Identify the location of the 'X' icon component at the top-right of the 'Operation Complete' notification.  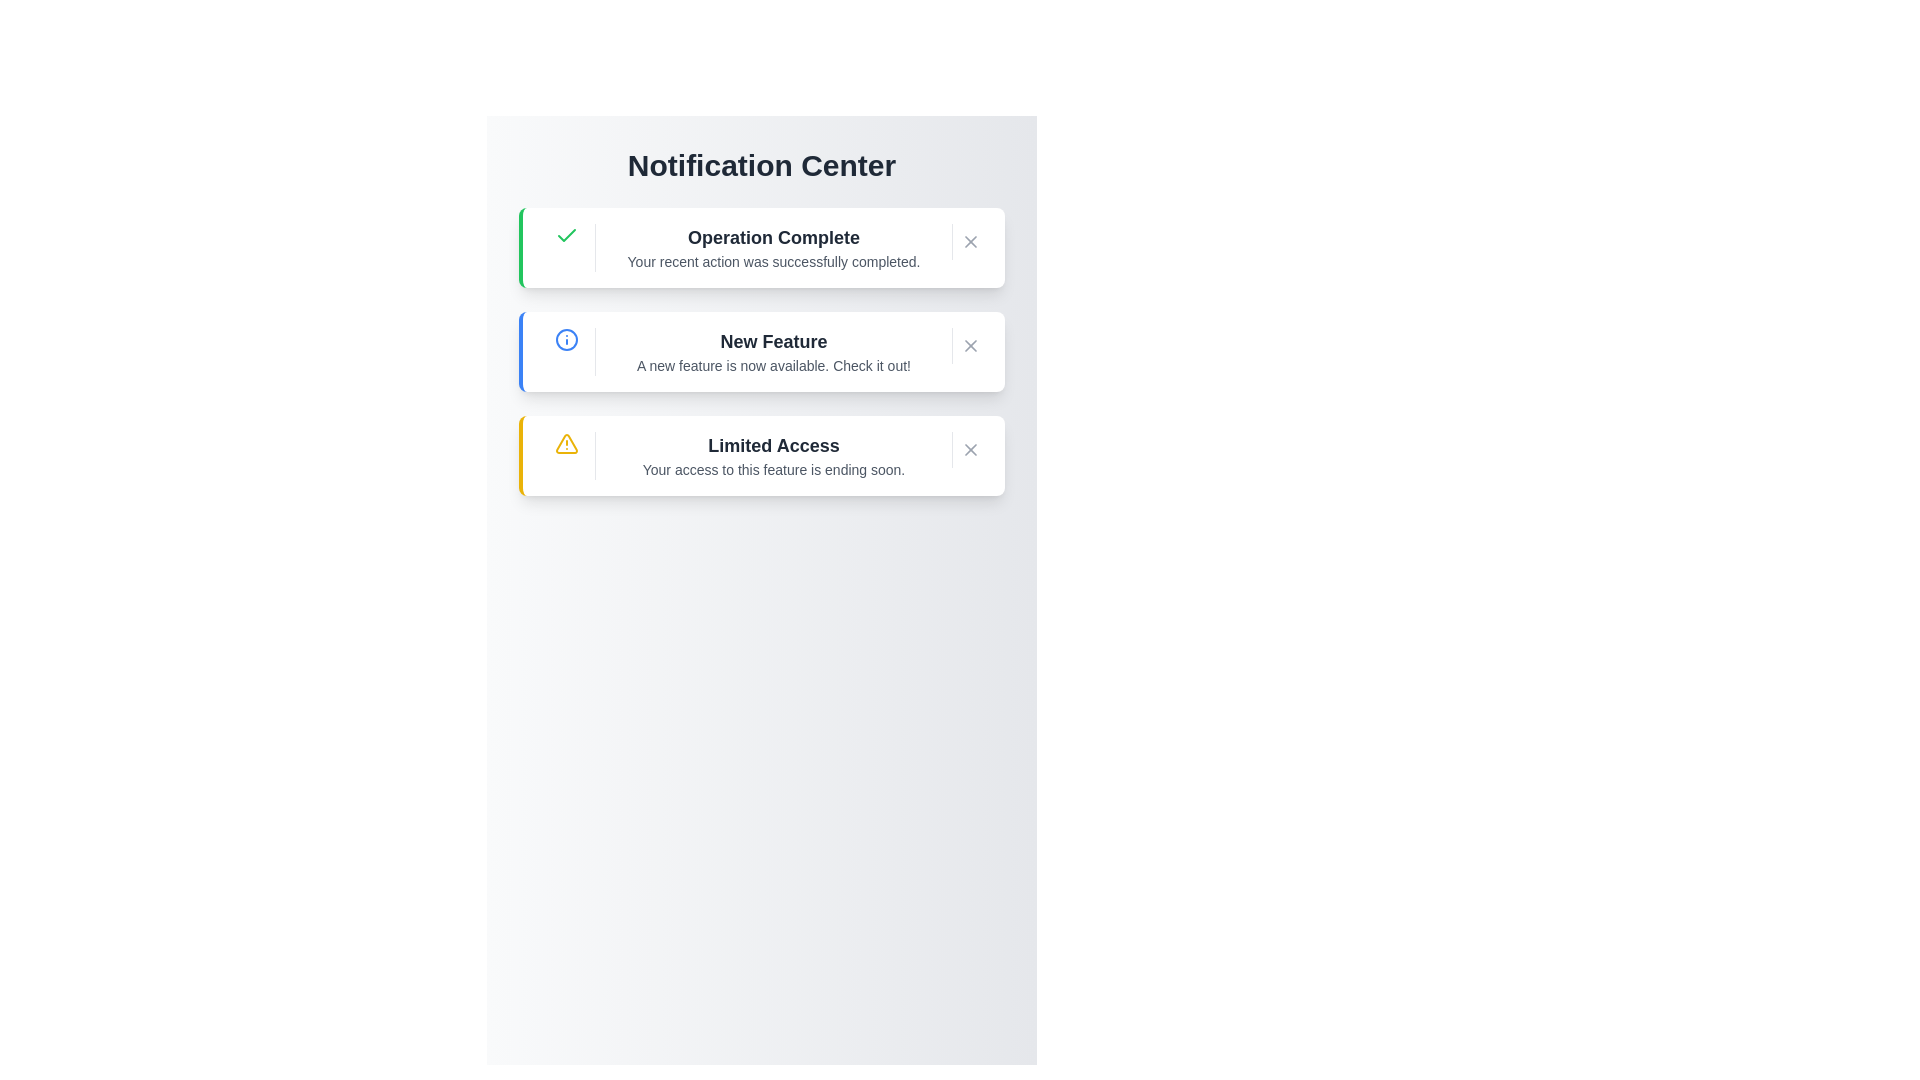
(970, 241).